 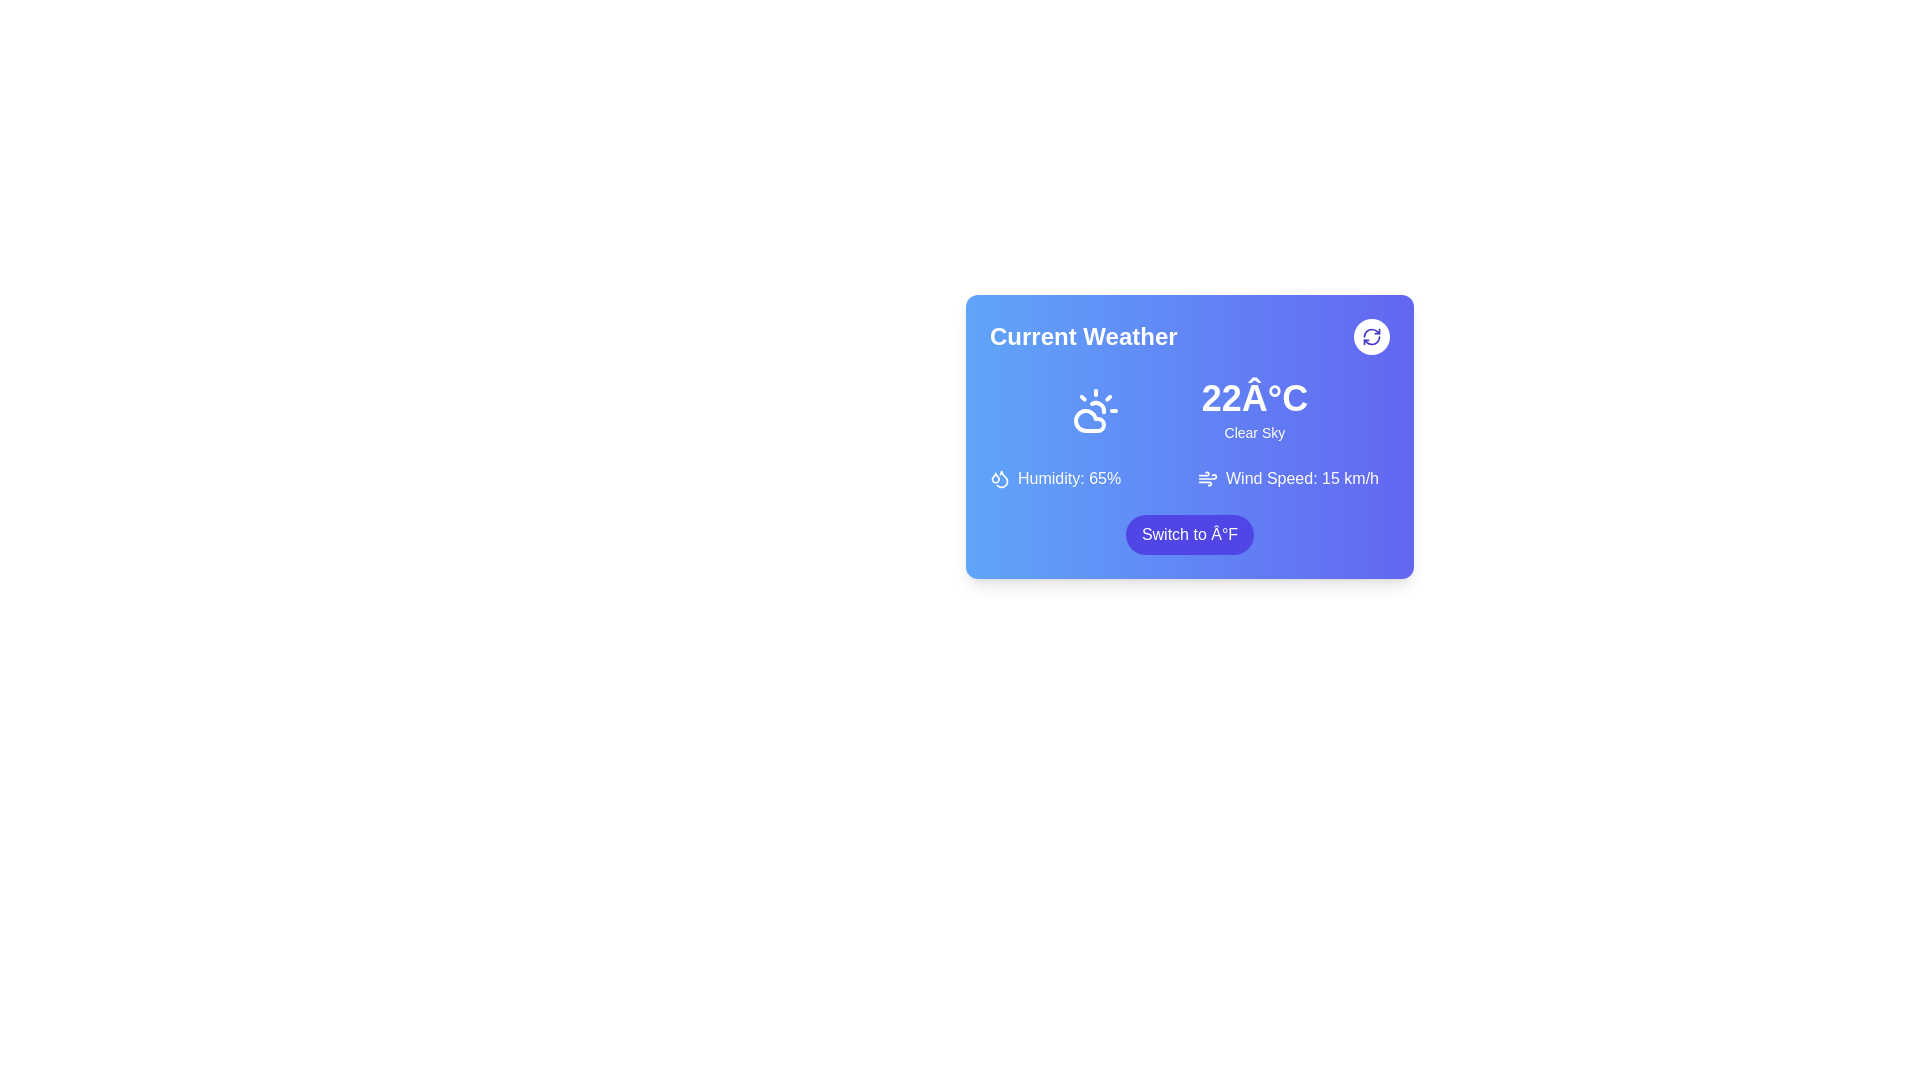 I want to click on text "Current Weather" displayed prominently at the top-left corner of the weather information module, so click(x=1082, y=335).